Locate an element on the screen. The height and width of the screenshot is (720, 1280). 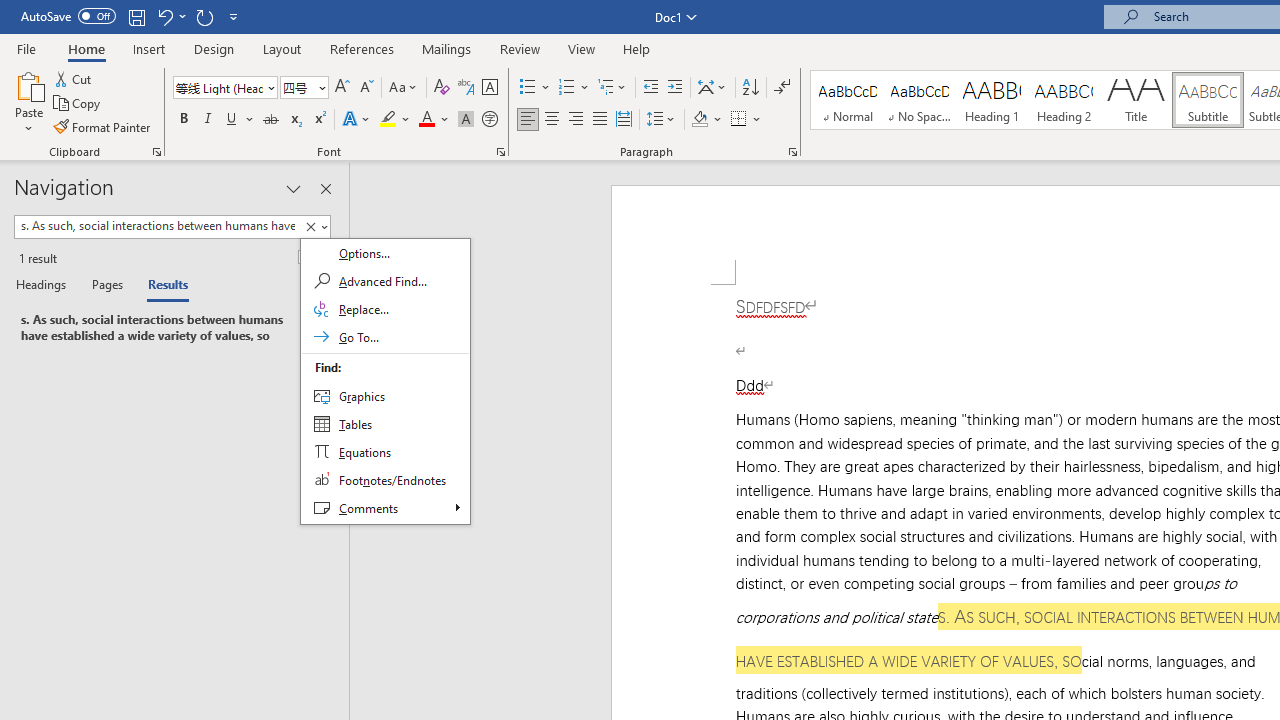
'Shading' is located at coordinates (707, 119).